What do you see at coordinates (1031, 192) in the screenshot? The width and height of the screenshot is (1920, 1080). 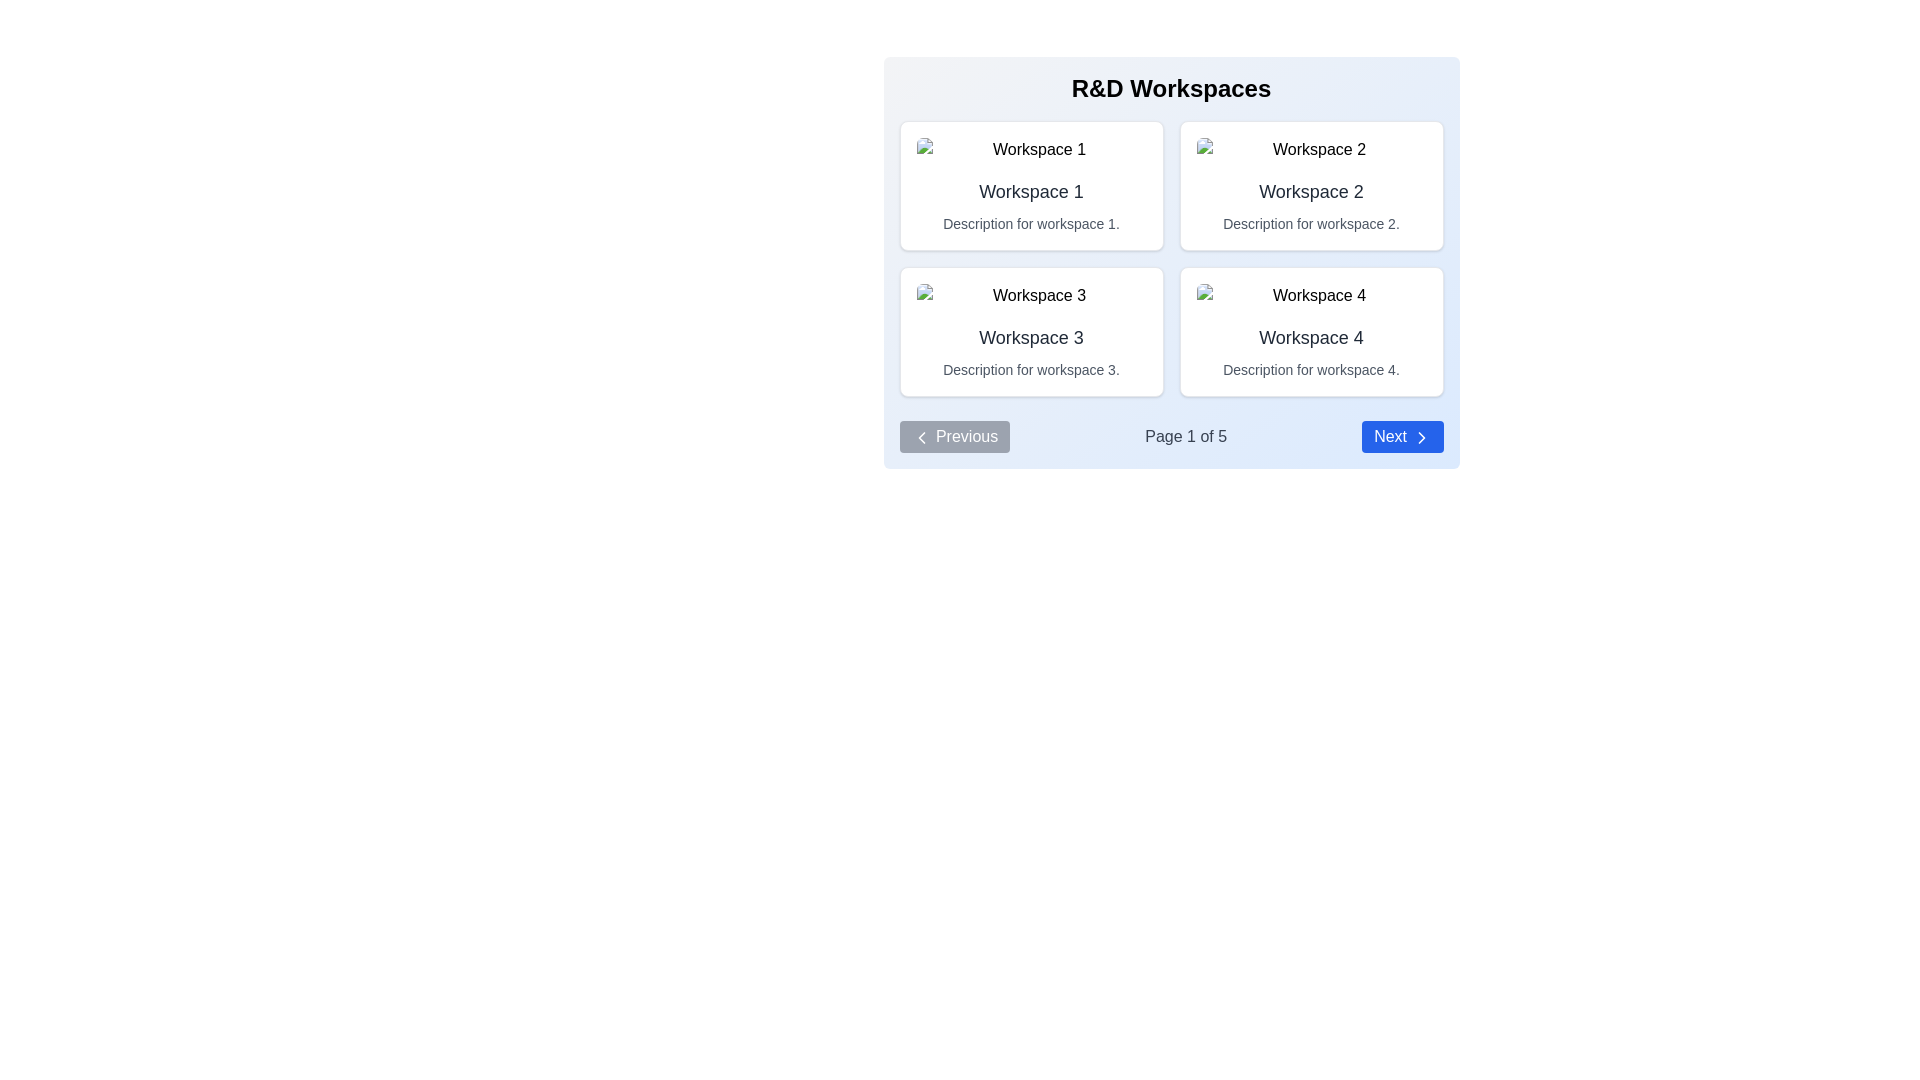 I see `text label that serves as a title or identifier for the workspace, located in the first card of the grid layout, positioned below an image placeholder` at bounding box center [1031, 192].